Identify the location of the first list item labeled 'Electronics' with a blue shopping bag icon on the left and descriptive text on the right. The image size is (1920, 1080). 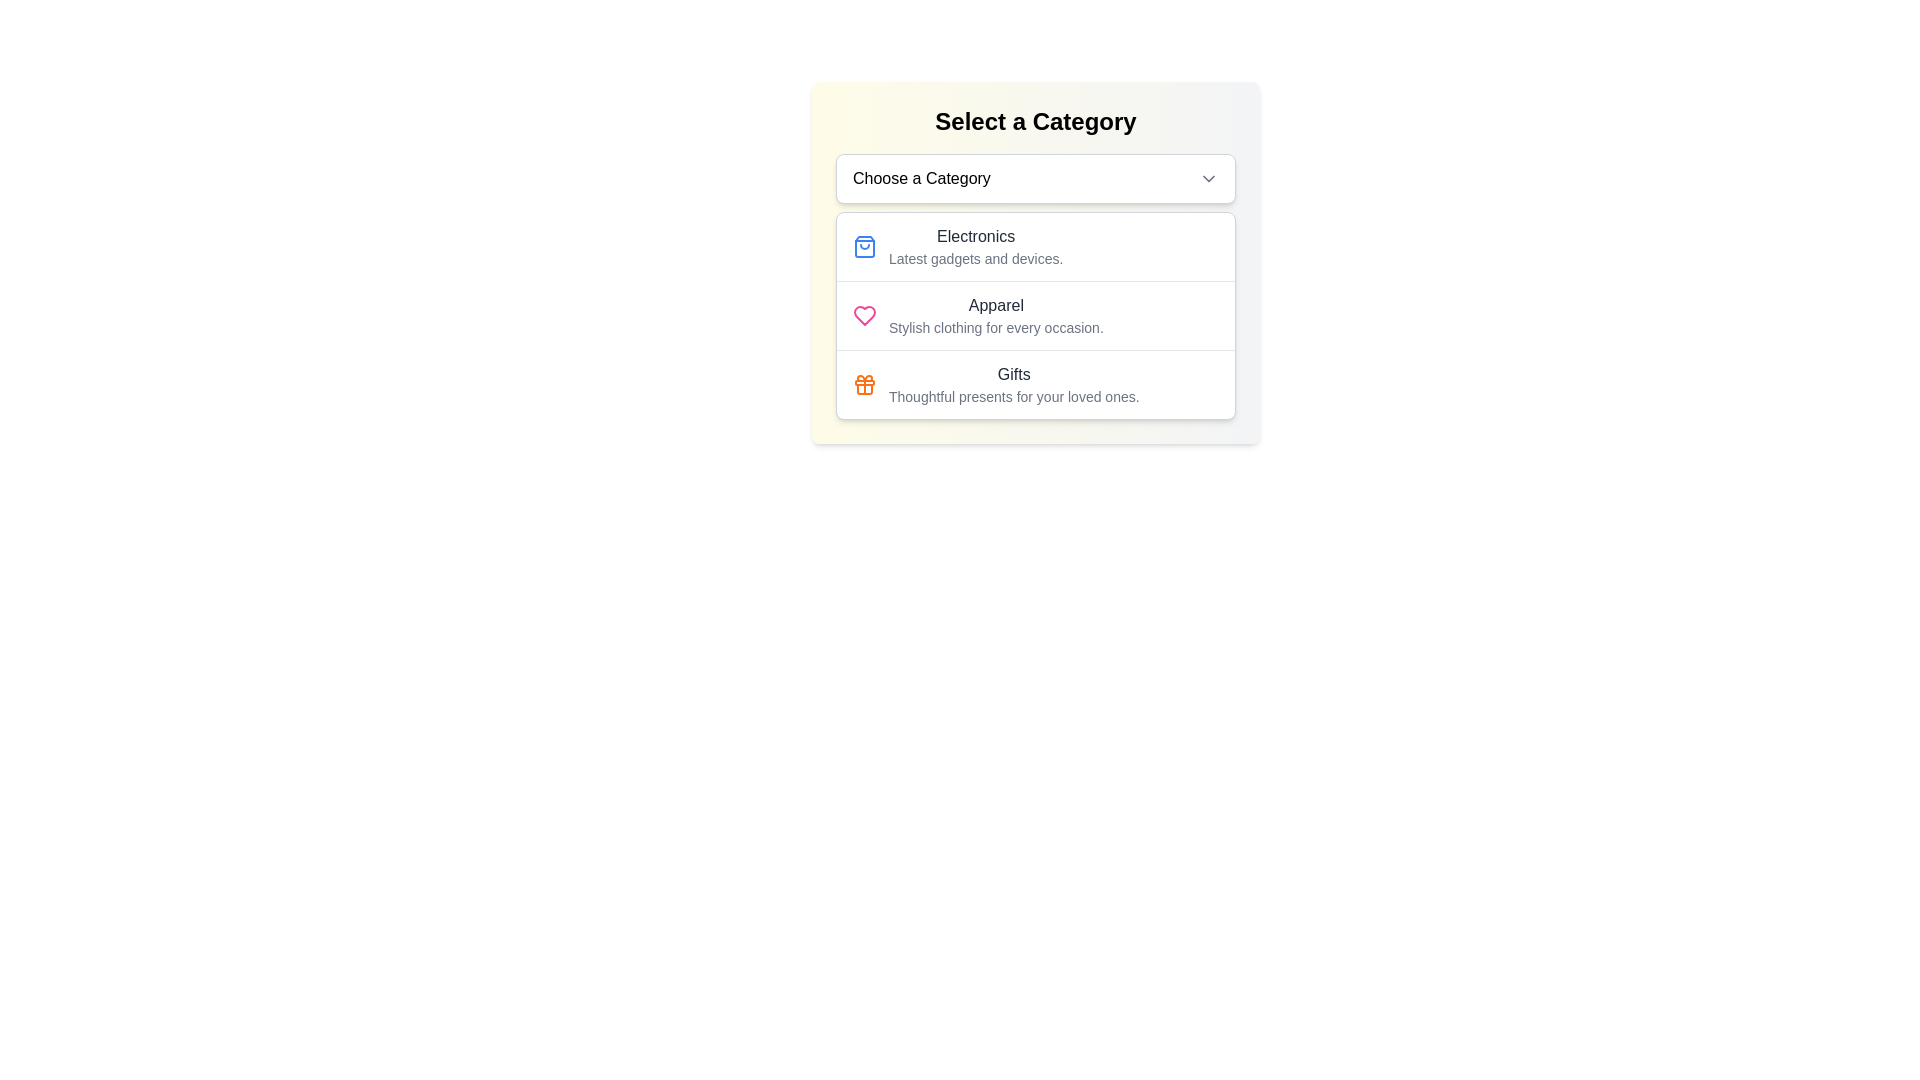
(1036, 245).